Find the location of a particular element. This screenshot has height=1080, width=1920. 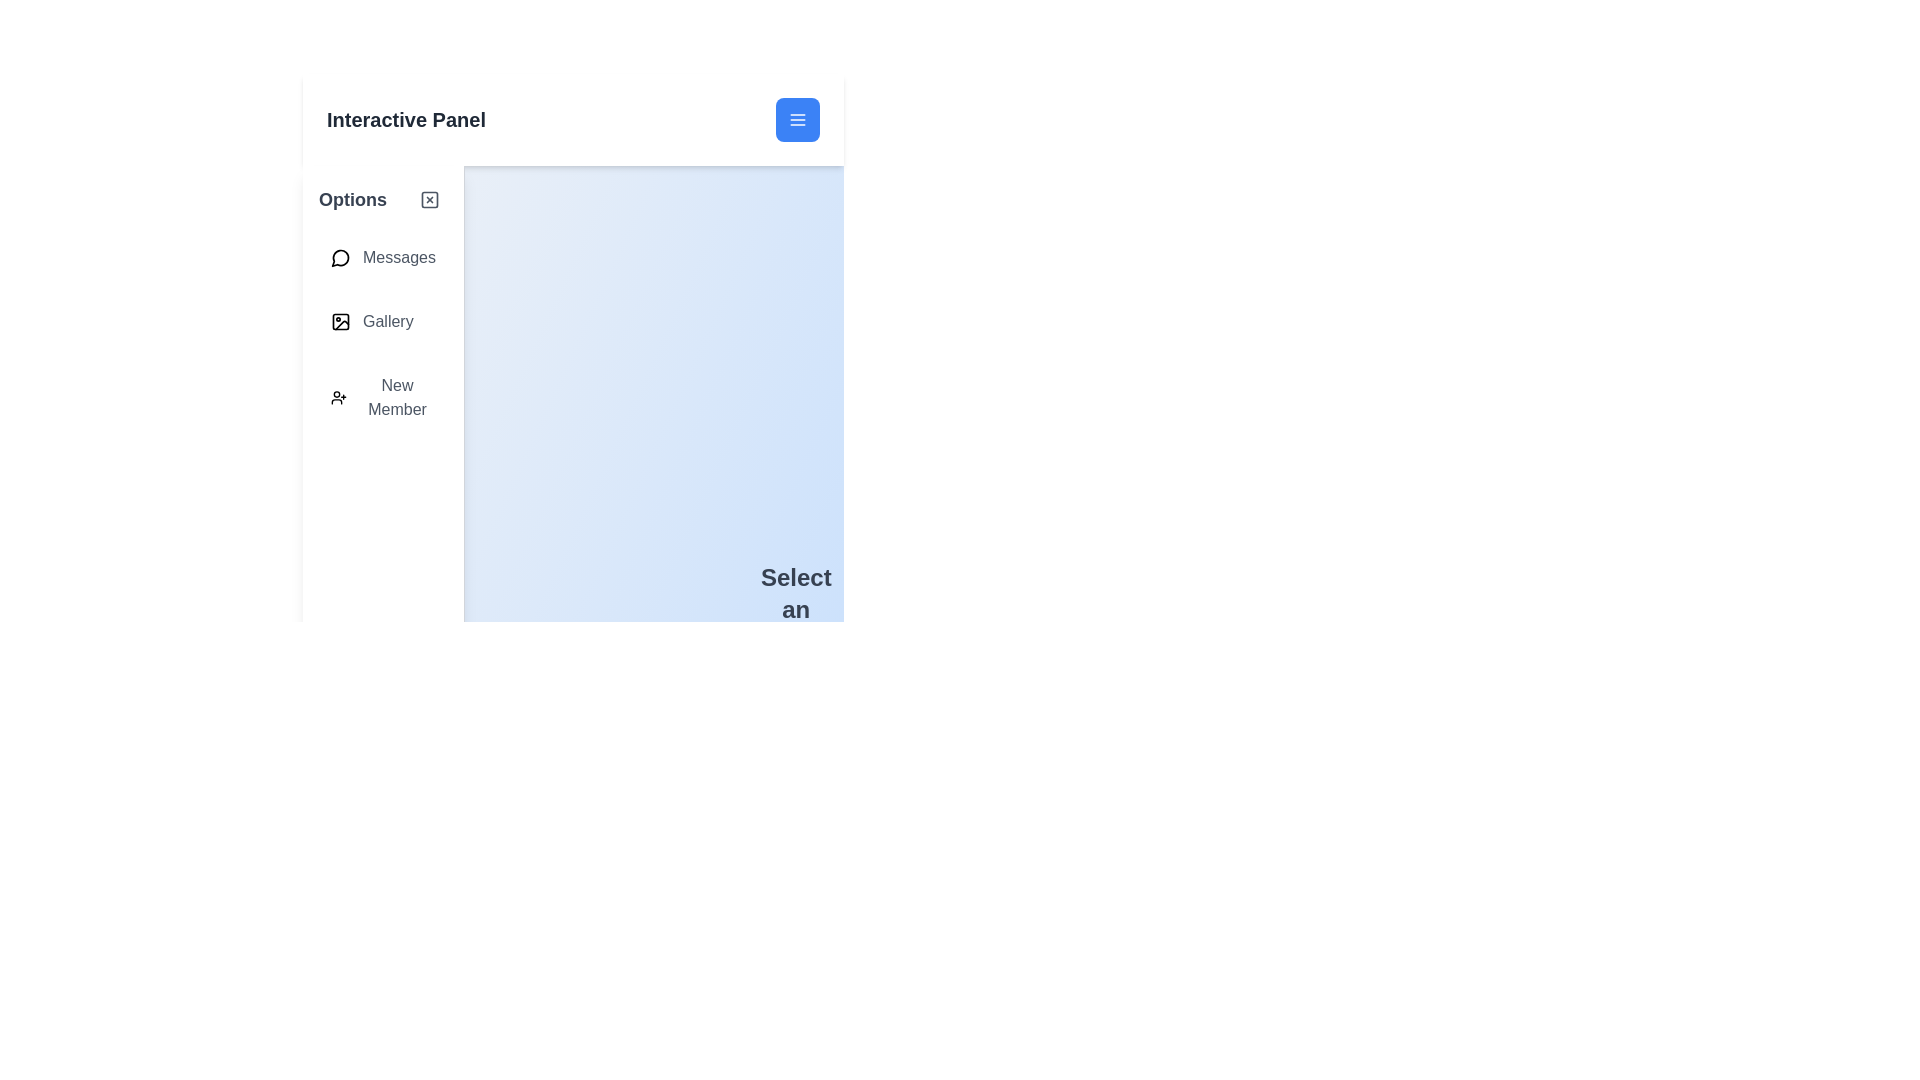

the 'Gallery' icon located in the navigation menu on the left side of the page is located at coordinates (340, 320).